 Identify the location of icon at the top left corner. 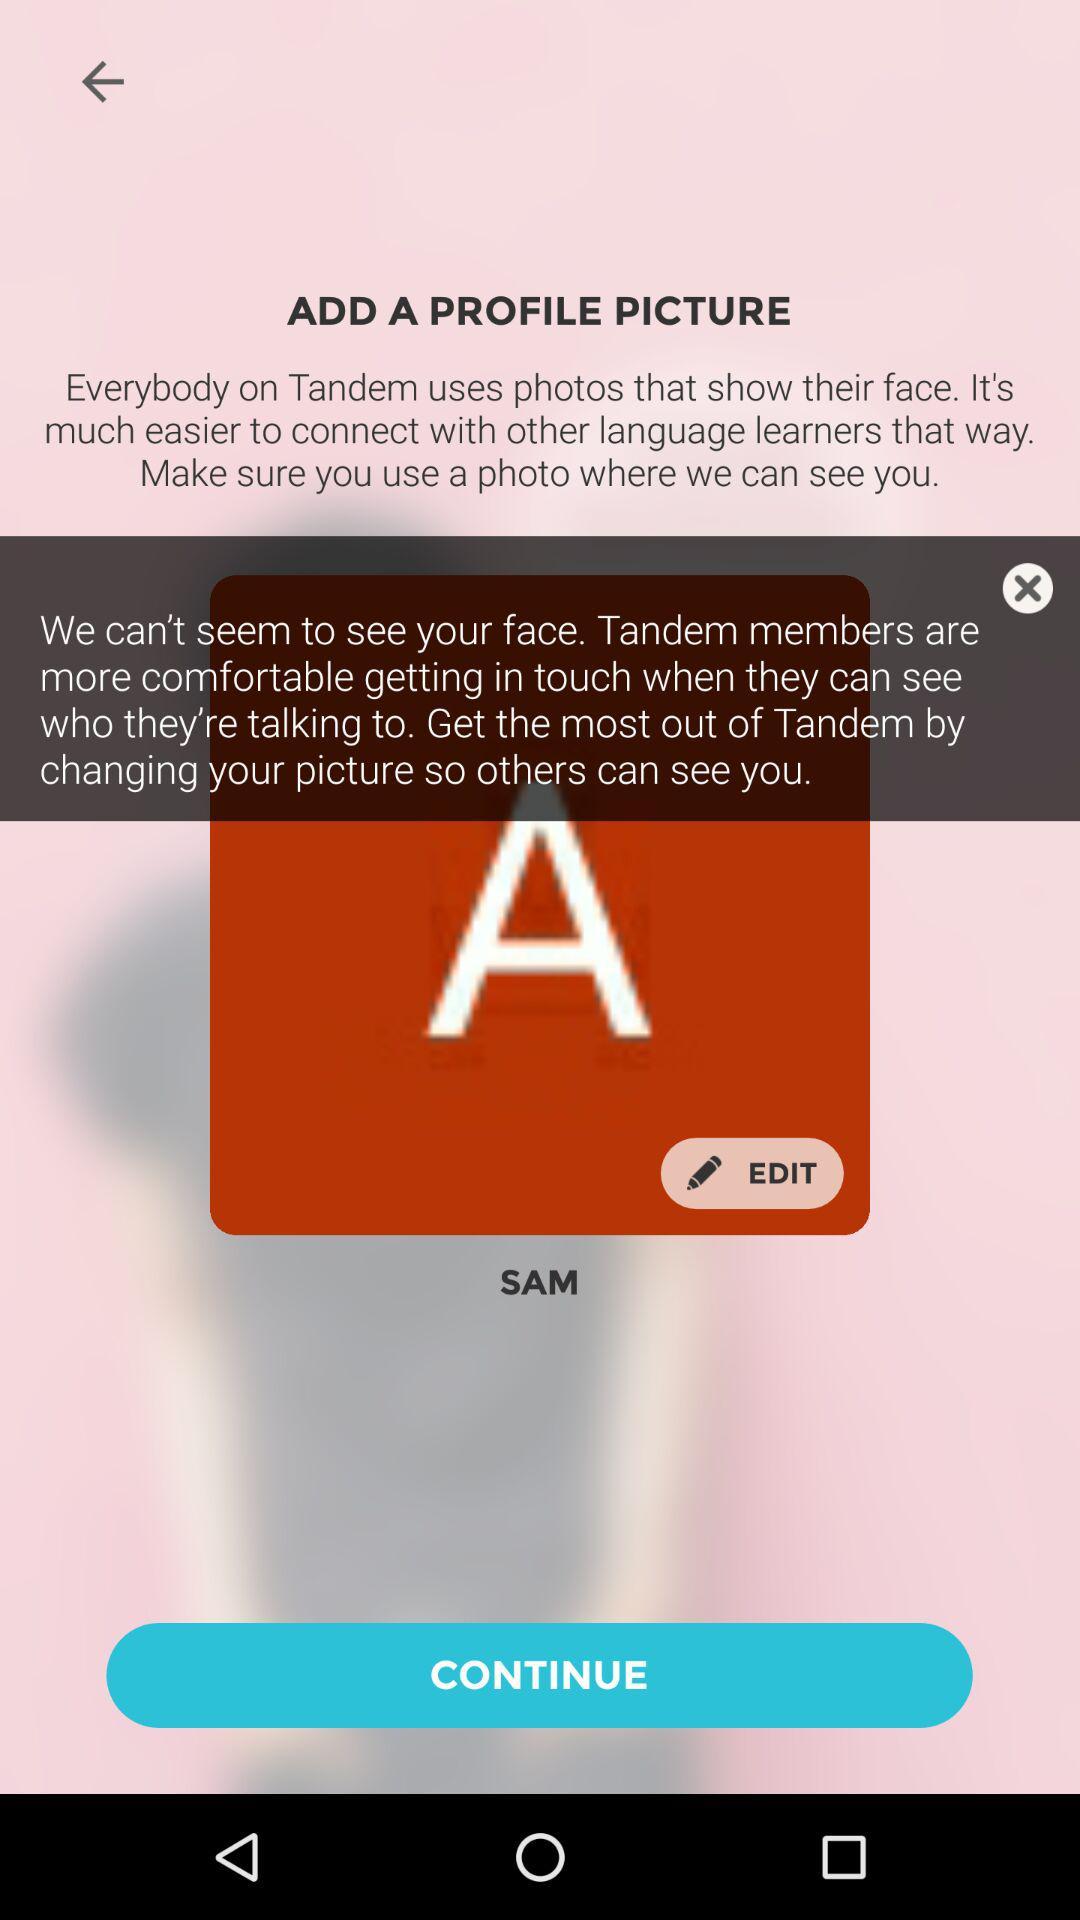
(102, 80).